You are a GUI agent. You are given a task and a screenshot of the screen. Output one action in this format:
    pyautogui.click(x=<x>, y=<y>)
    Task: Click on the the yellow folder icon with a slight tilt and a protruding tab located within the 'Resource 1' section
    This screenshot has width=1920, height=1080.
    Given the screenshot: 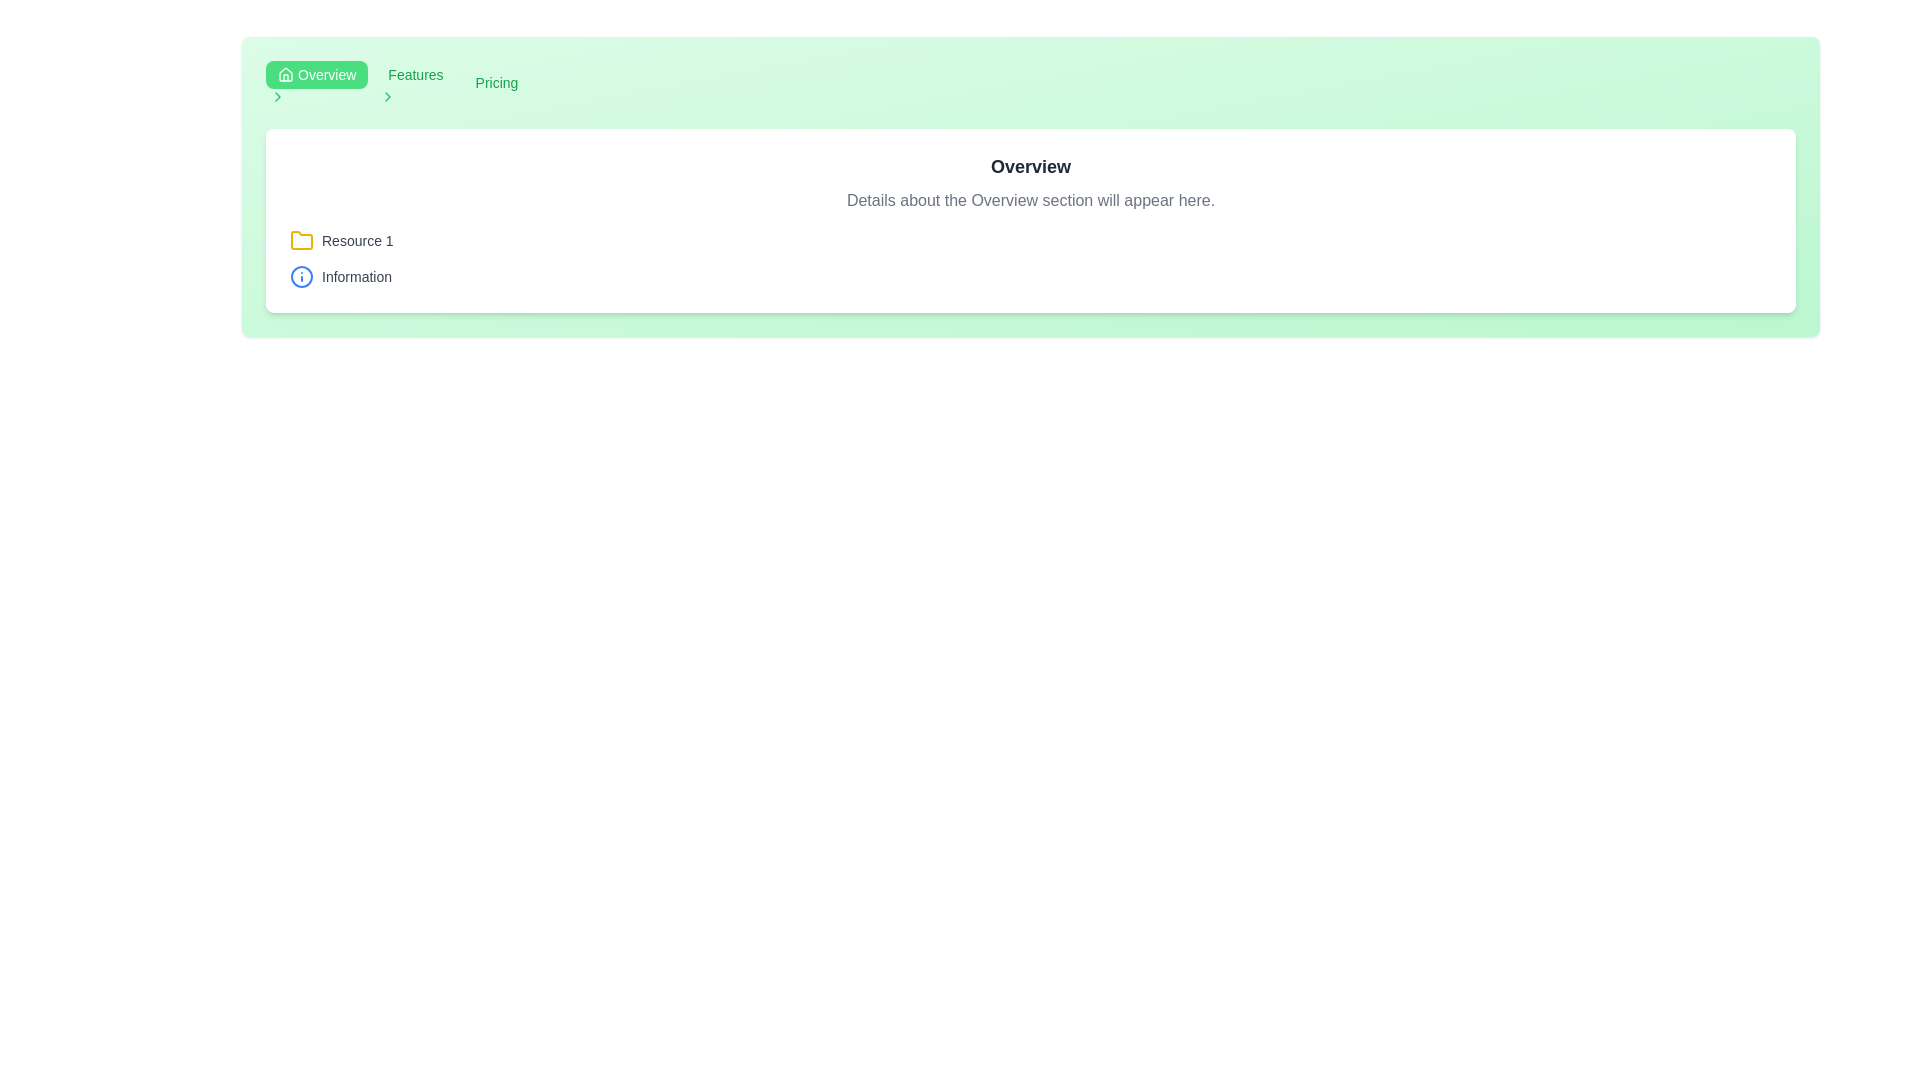 What is the action you would take?
    pyautogui.click(x=301, y=238)
    